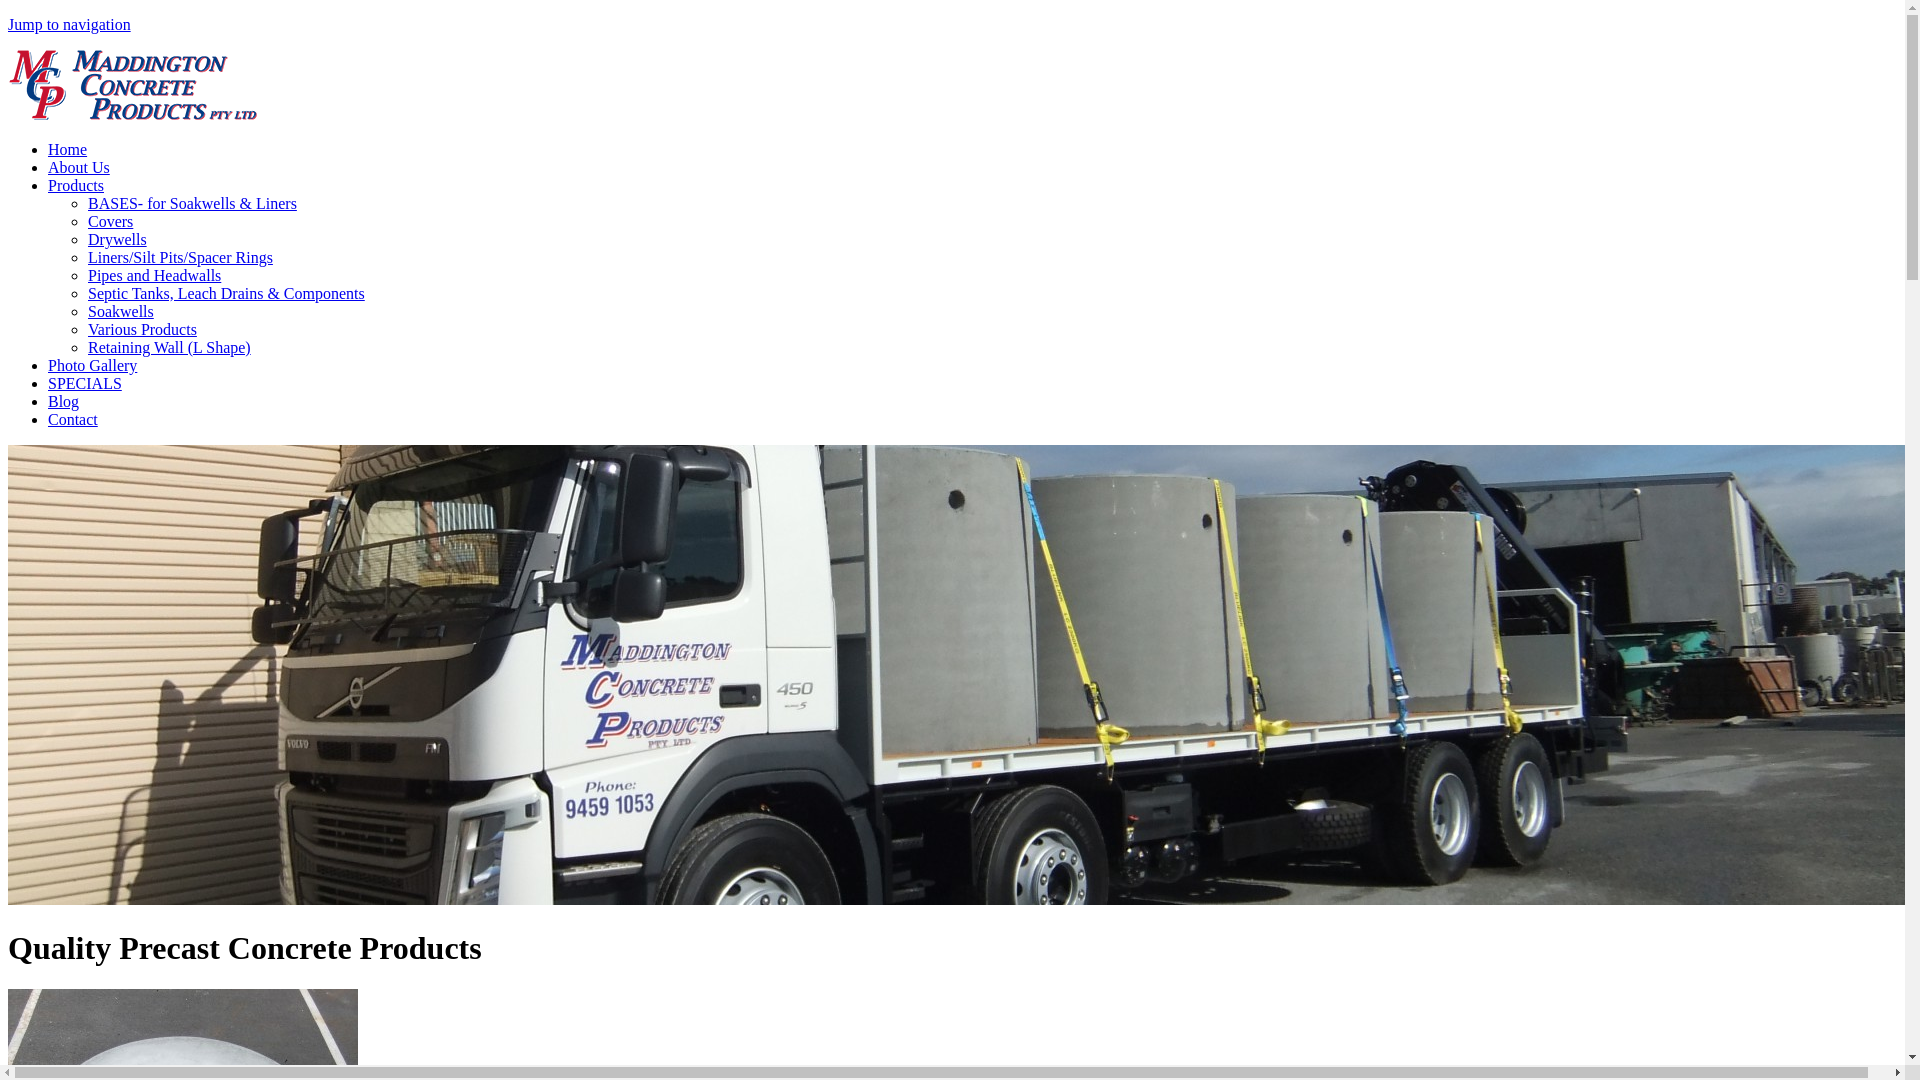 The image size is (1920, 1080). I want to click on 'Jump to navigation', so click(69, 24).